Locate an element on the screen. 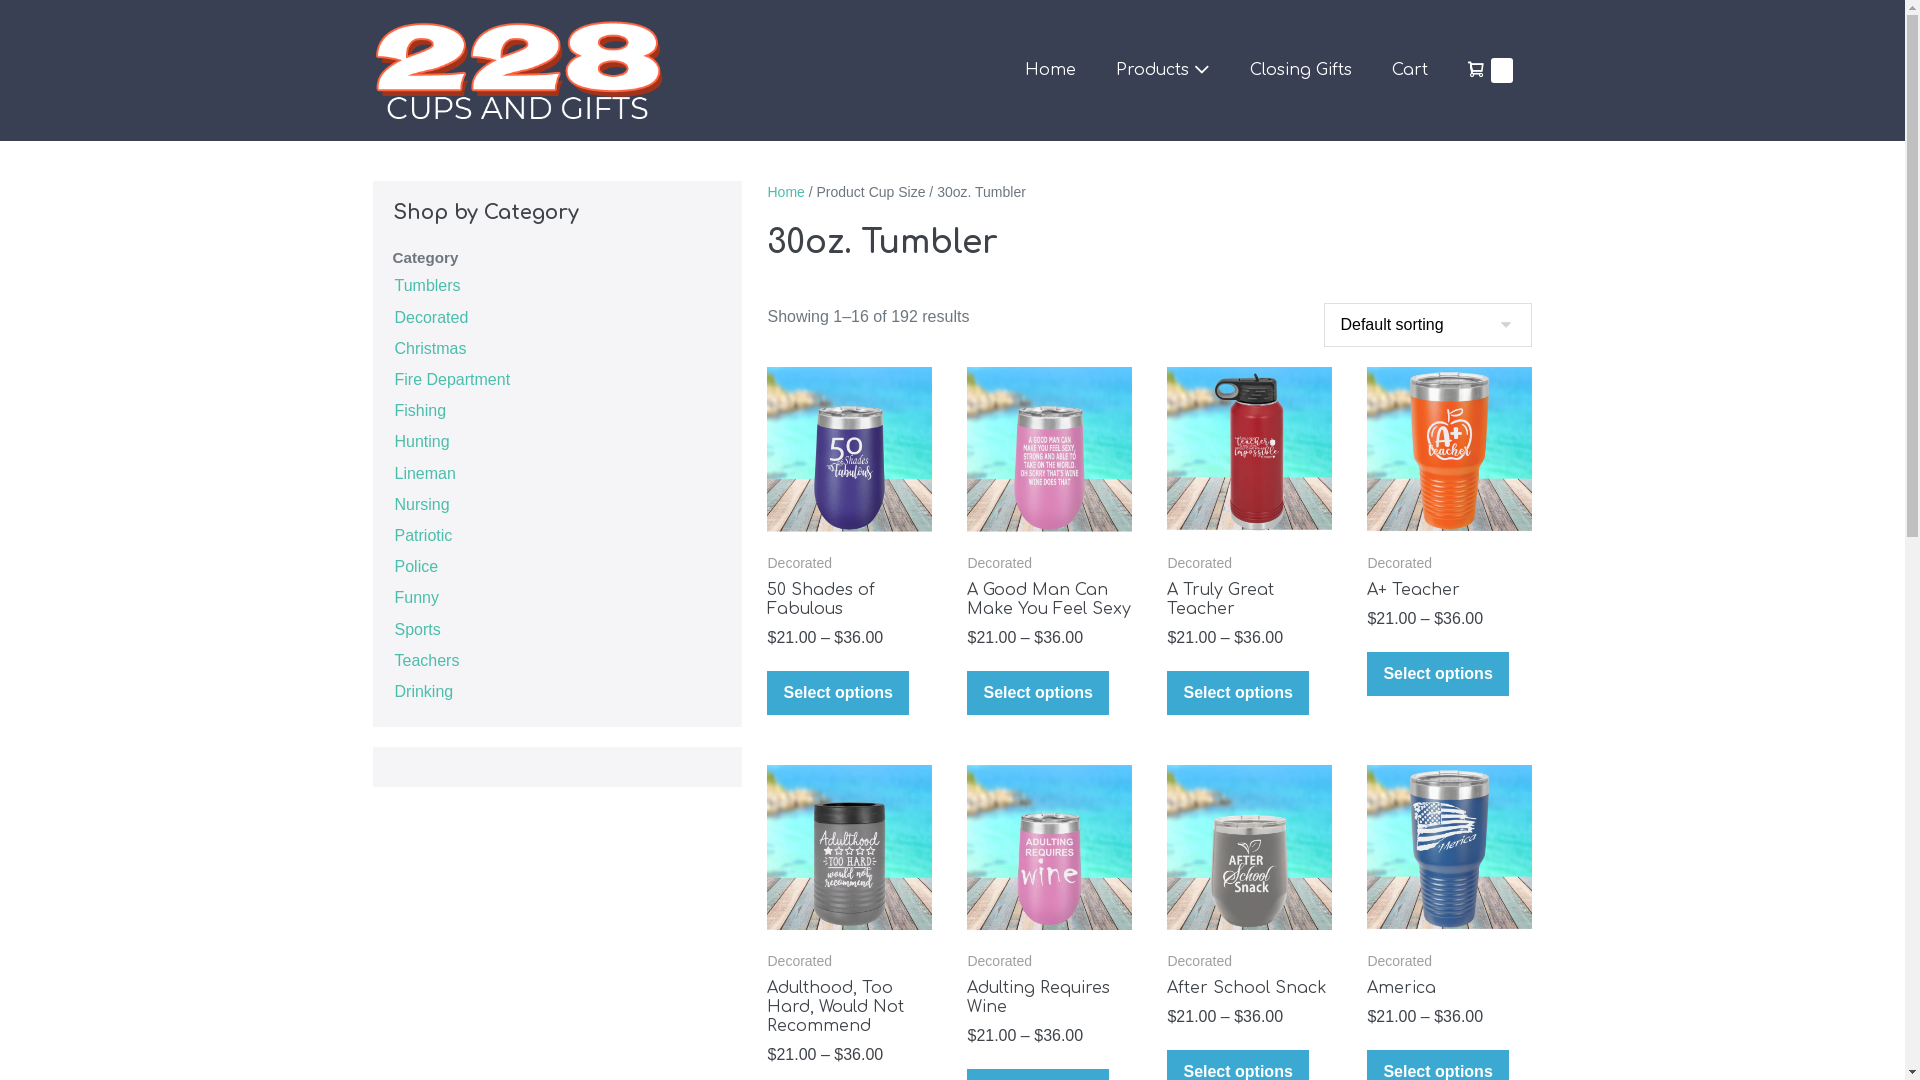 The width and height of the screenshot is (1920, 1080). 'A+ Teacher' is located at coordinates (1366, 589).